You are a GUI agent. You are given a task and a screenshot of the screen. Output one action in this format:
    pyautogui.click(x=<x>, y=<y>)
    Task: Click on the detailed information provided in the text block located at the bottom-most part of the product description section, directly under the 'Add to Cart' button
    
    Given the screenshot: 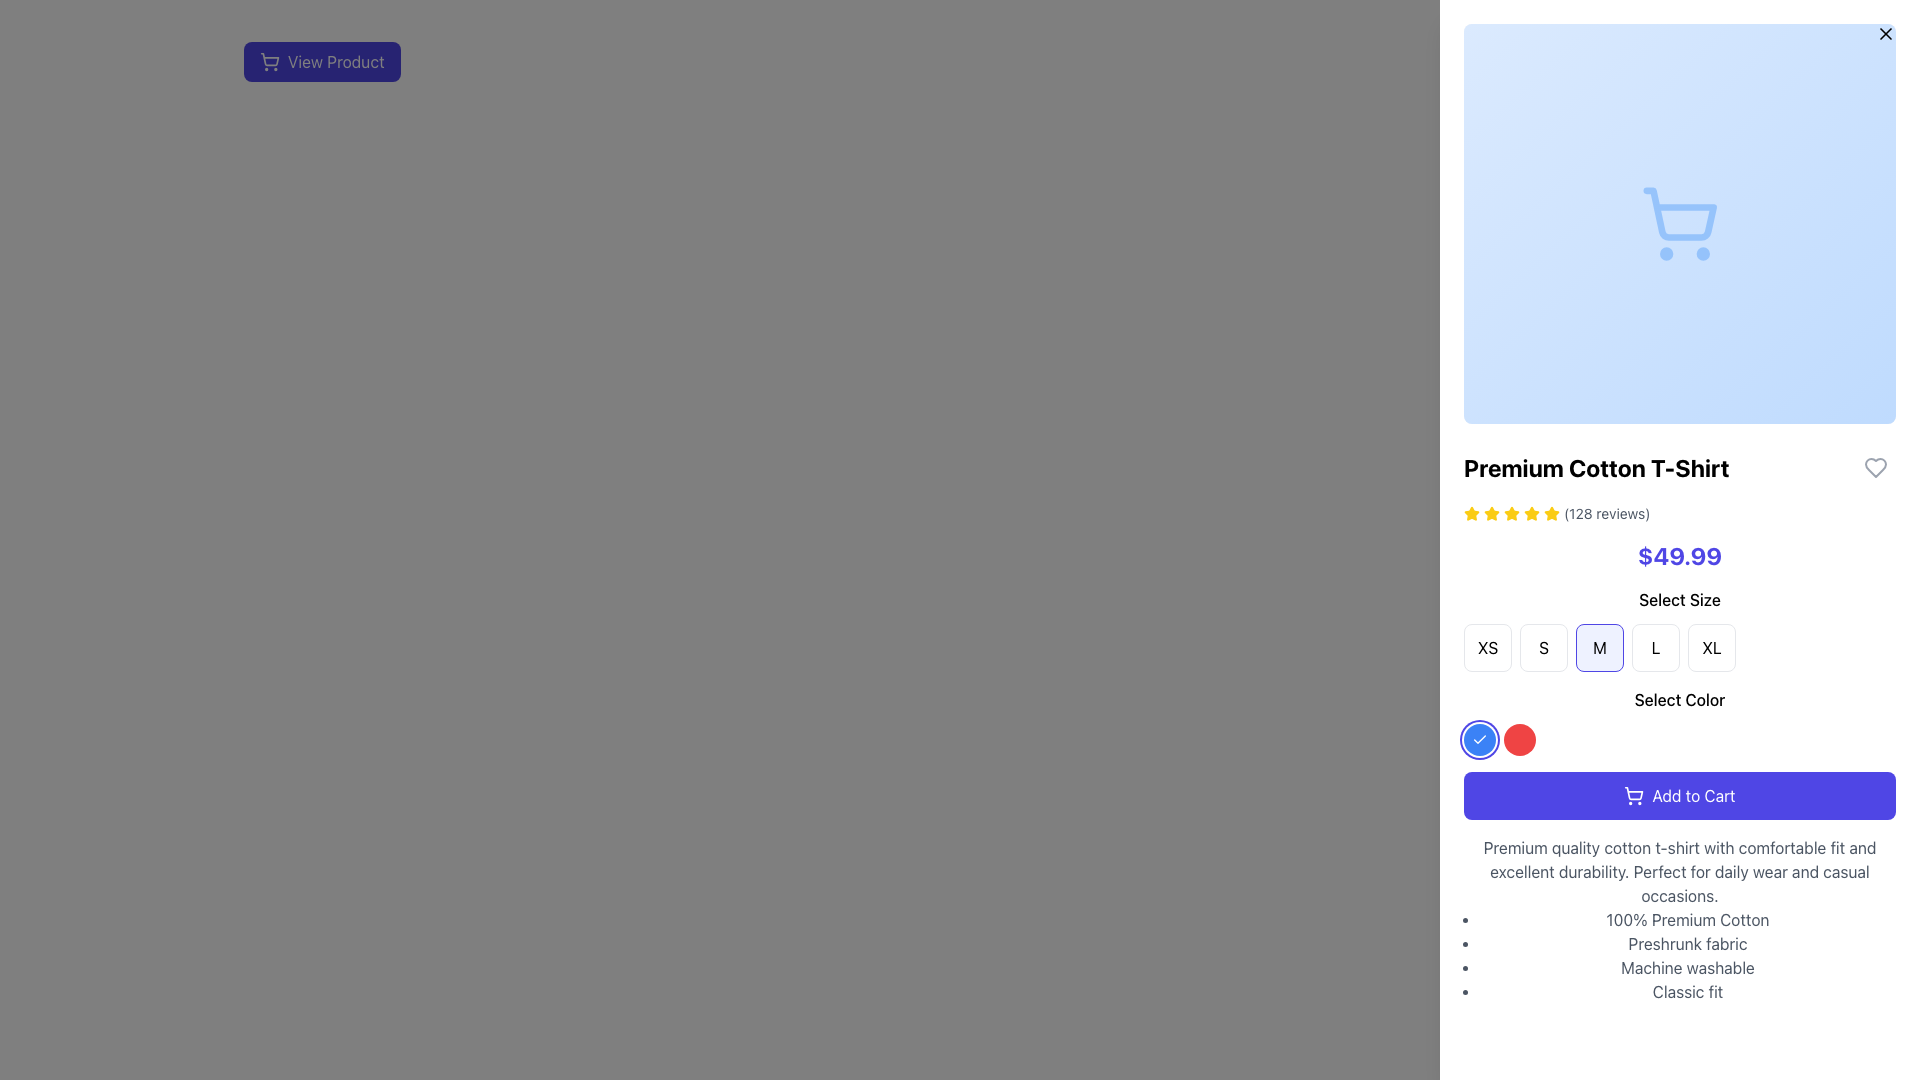 What is the action you would take?
    pyautogui.click(x=1680, y=920)
    